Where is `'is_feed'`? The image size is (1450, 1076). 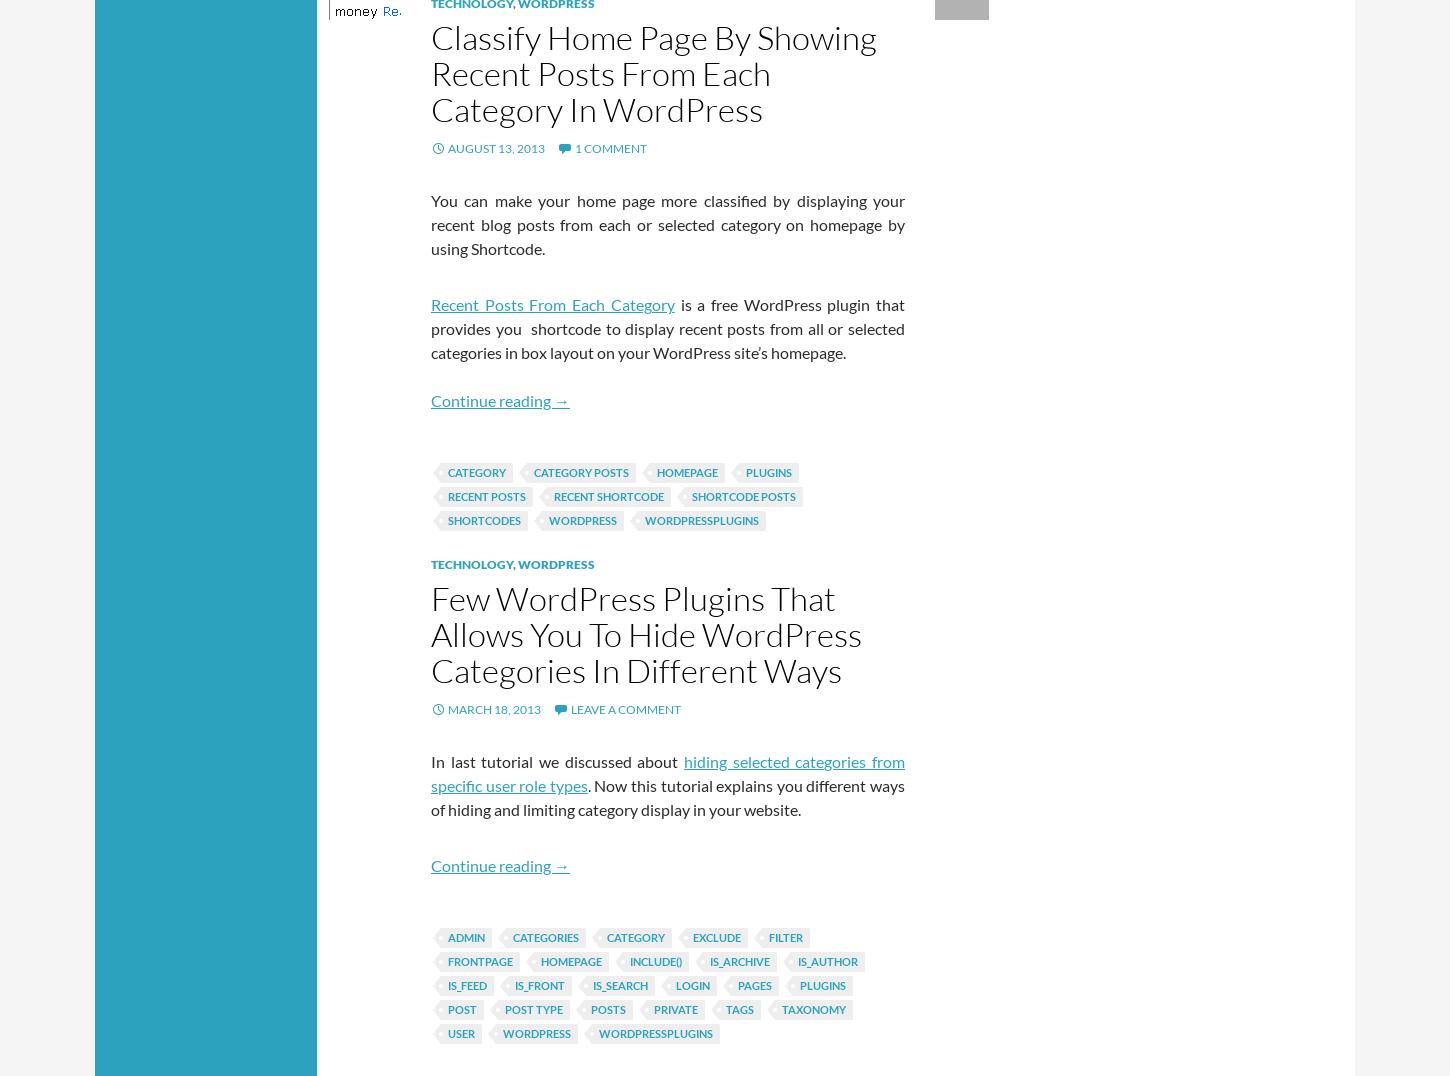
'is_feed' is located at coordinates (466, 985).